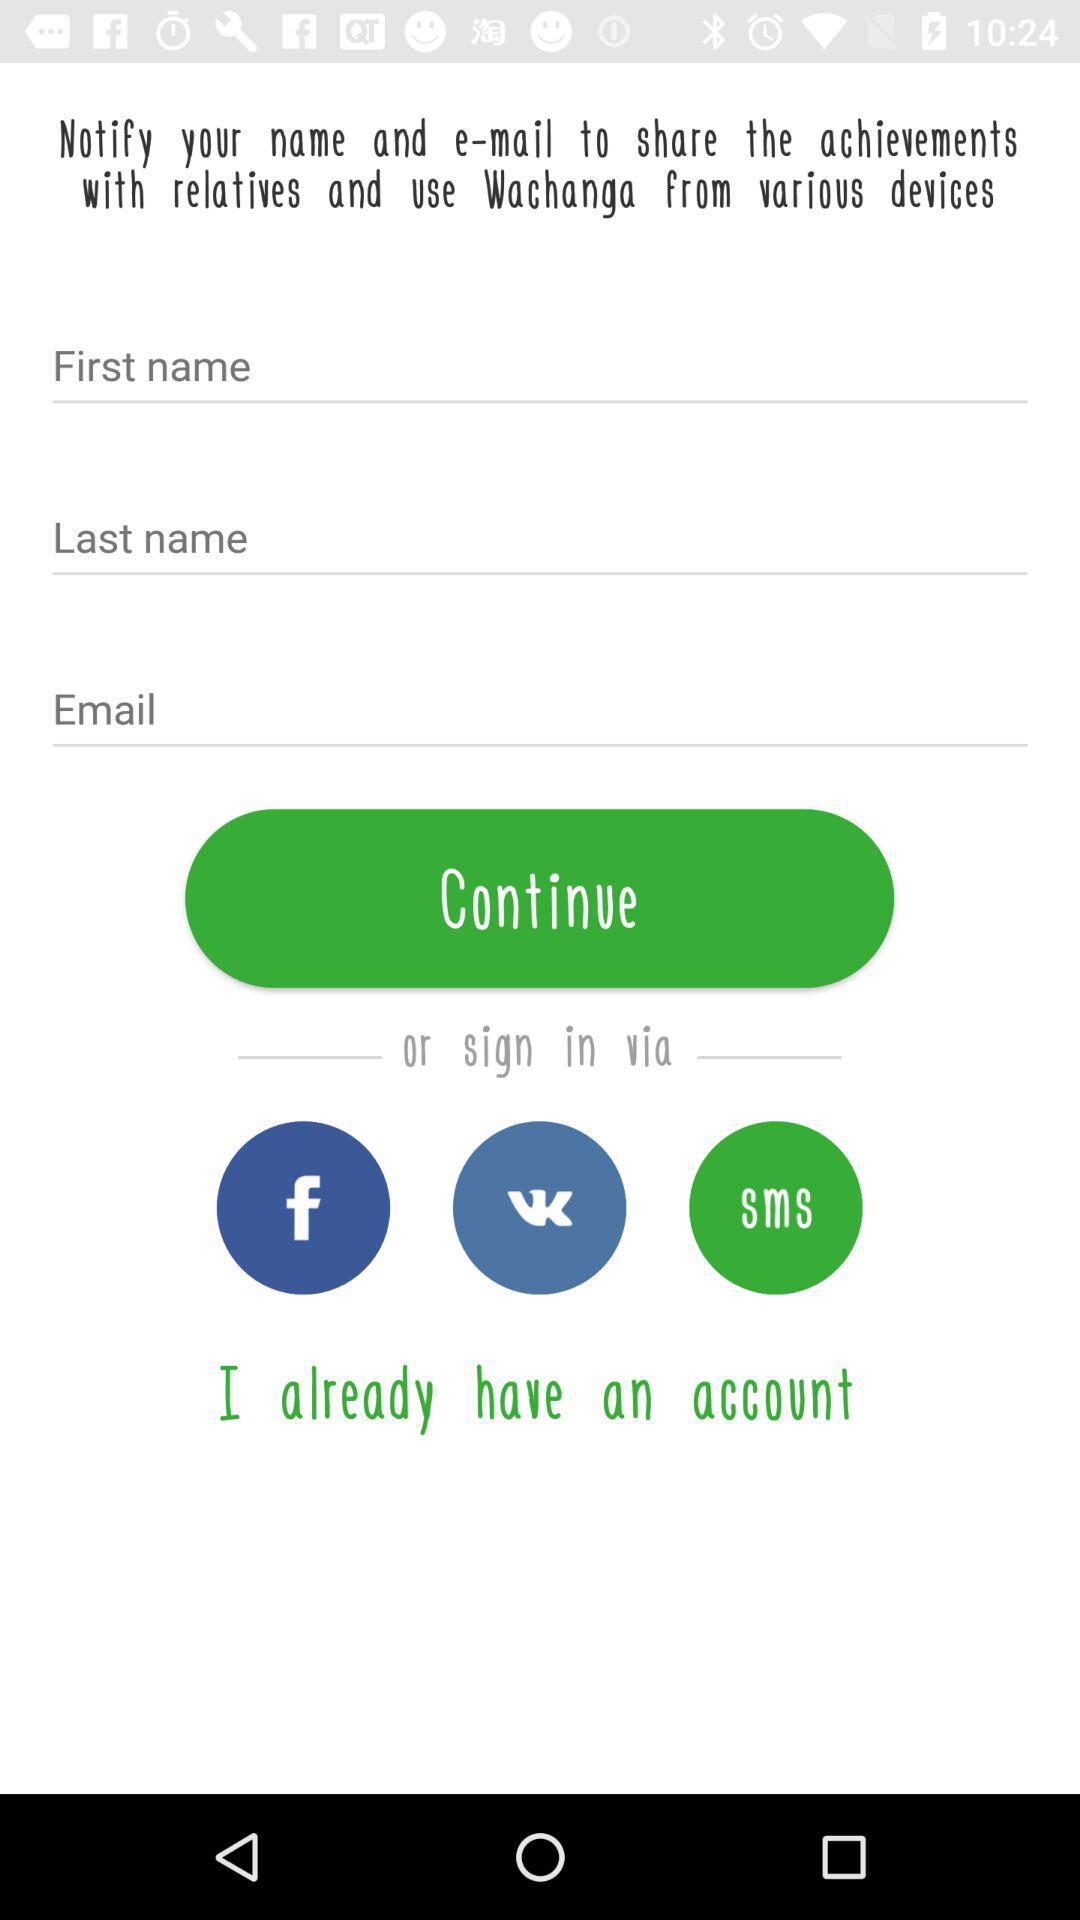  I want to click on the facebook icon, so click(303, 1206).